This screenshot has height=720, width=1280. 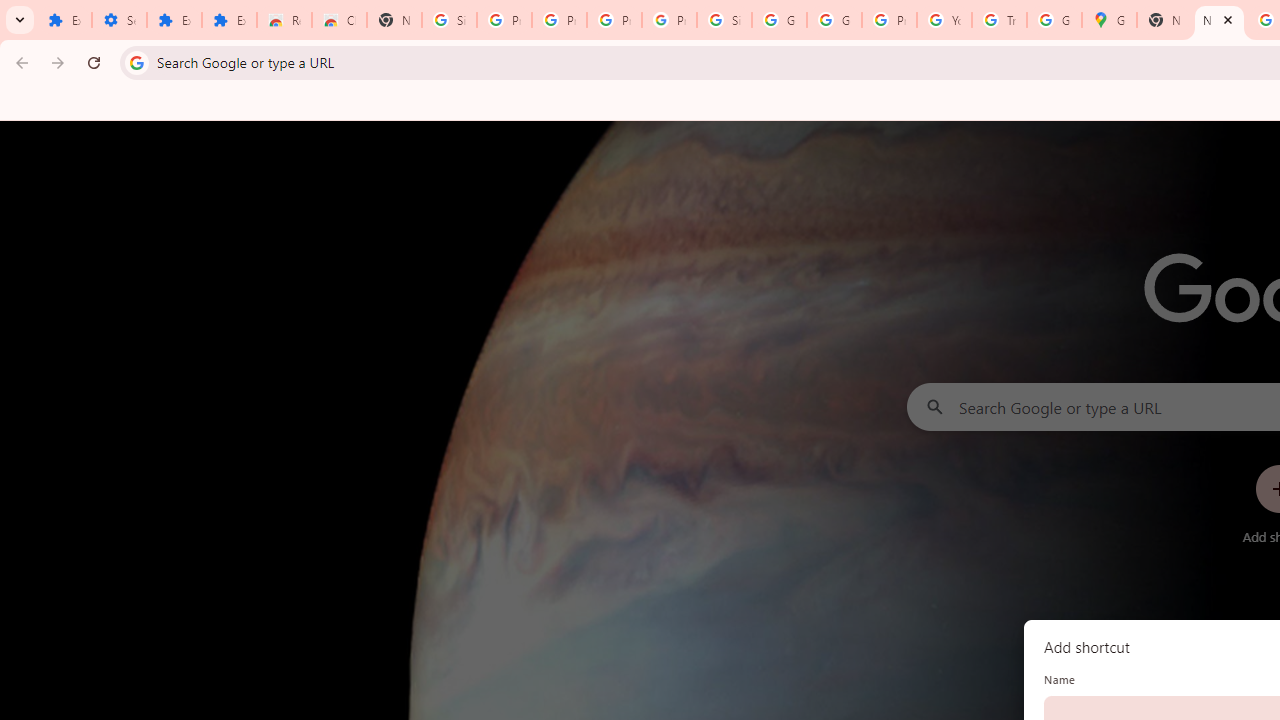 What do you see at coordinates (448, 20) in the screenshot?
I see `'Sign in - Google Accounts'` at bounding box center [448, 20].